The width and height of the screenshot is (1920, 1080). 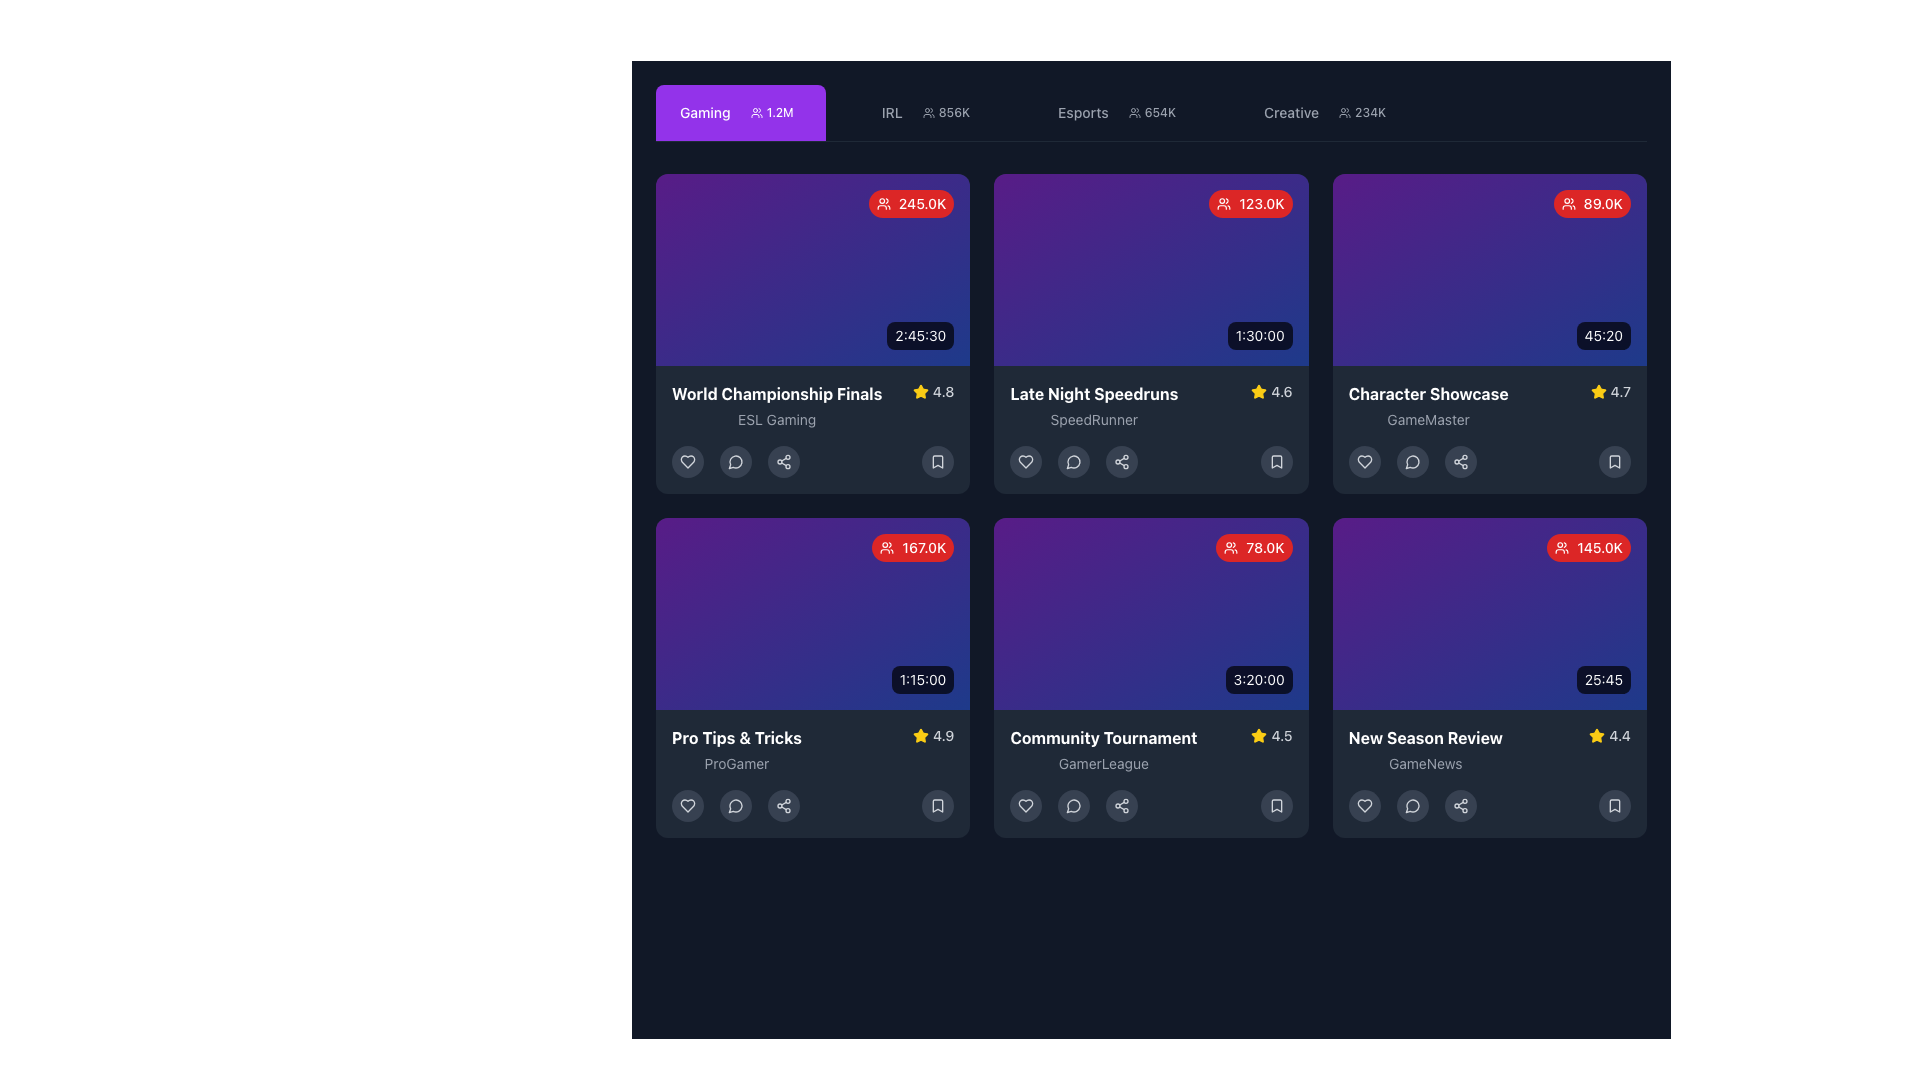 I want to click on the badge in the upper-right corner of the fourth card in the second row of the grid layout to associate the count with the 'Community Tournament' card's context, so click(x=1253, y=547).